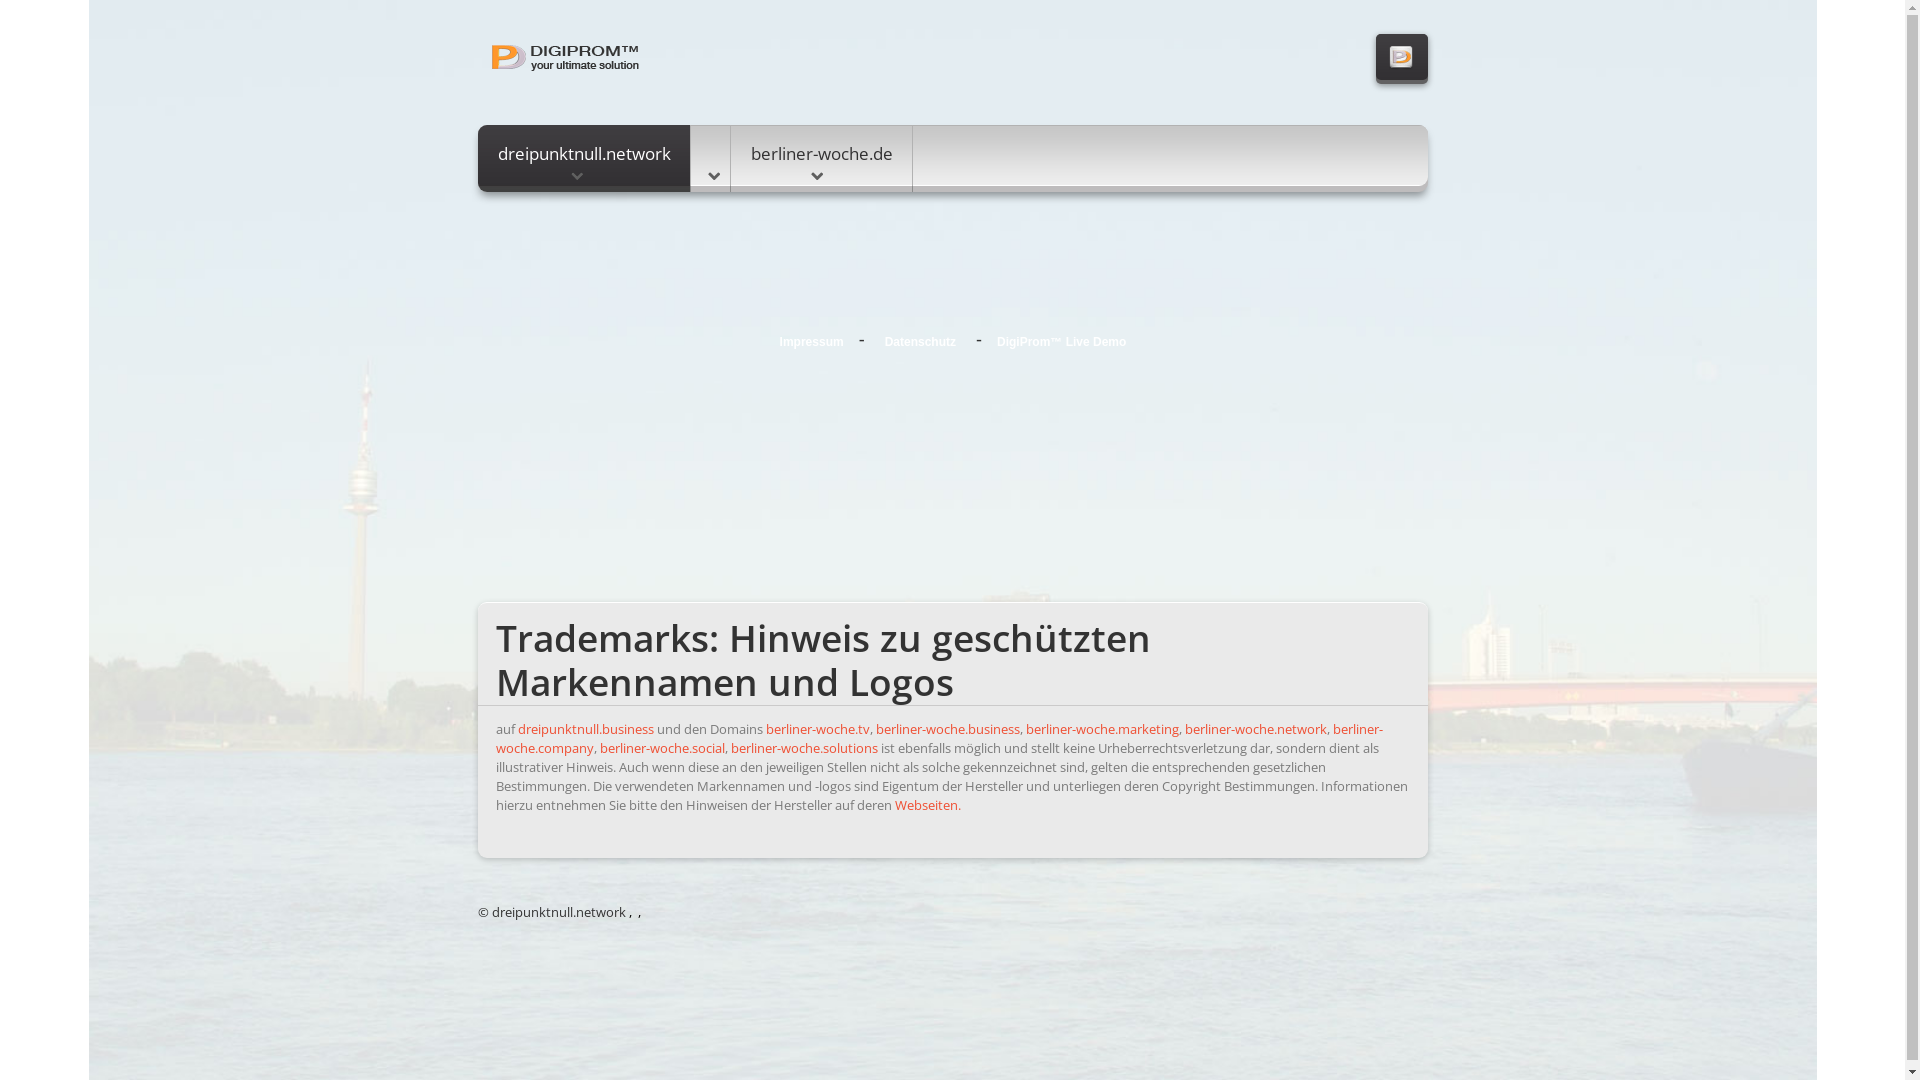  I want to click on 'berliner-woche.company', so click(938, 738).